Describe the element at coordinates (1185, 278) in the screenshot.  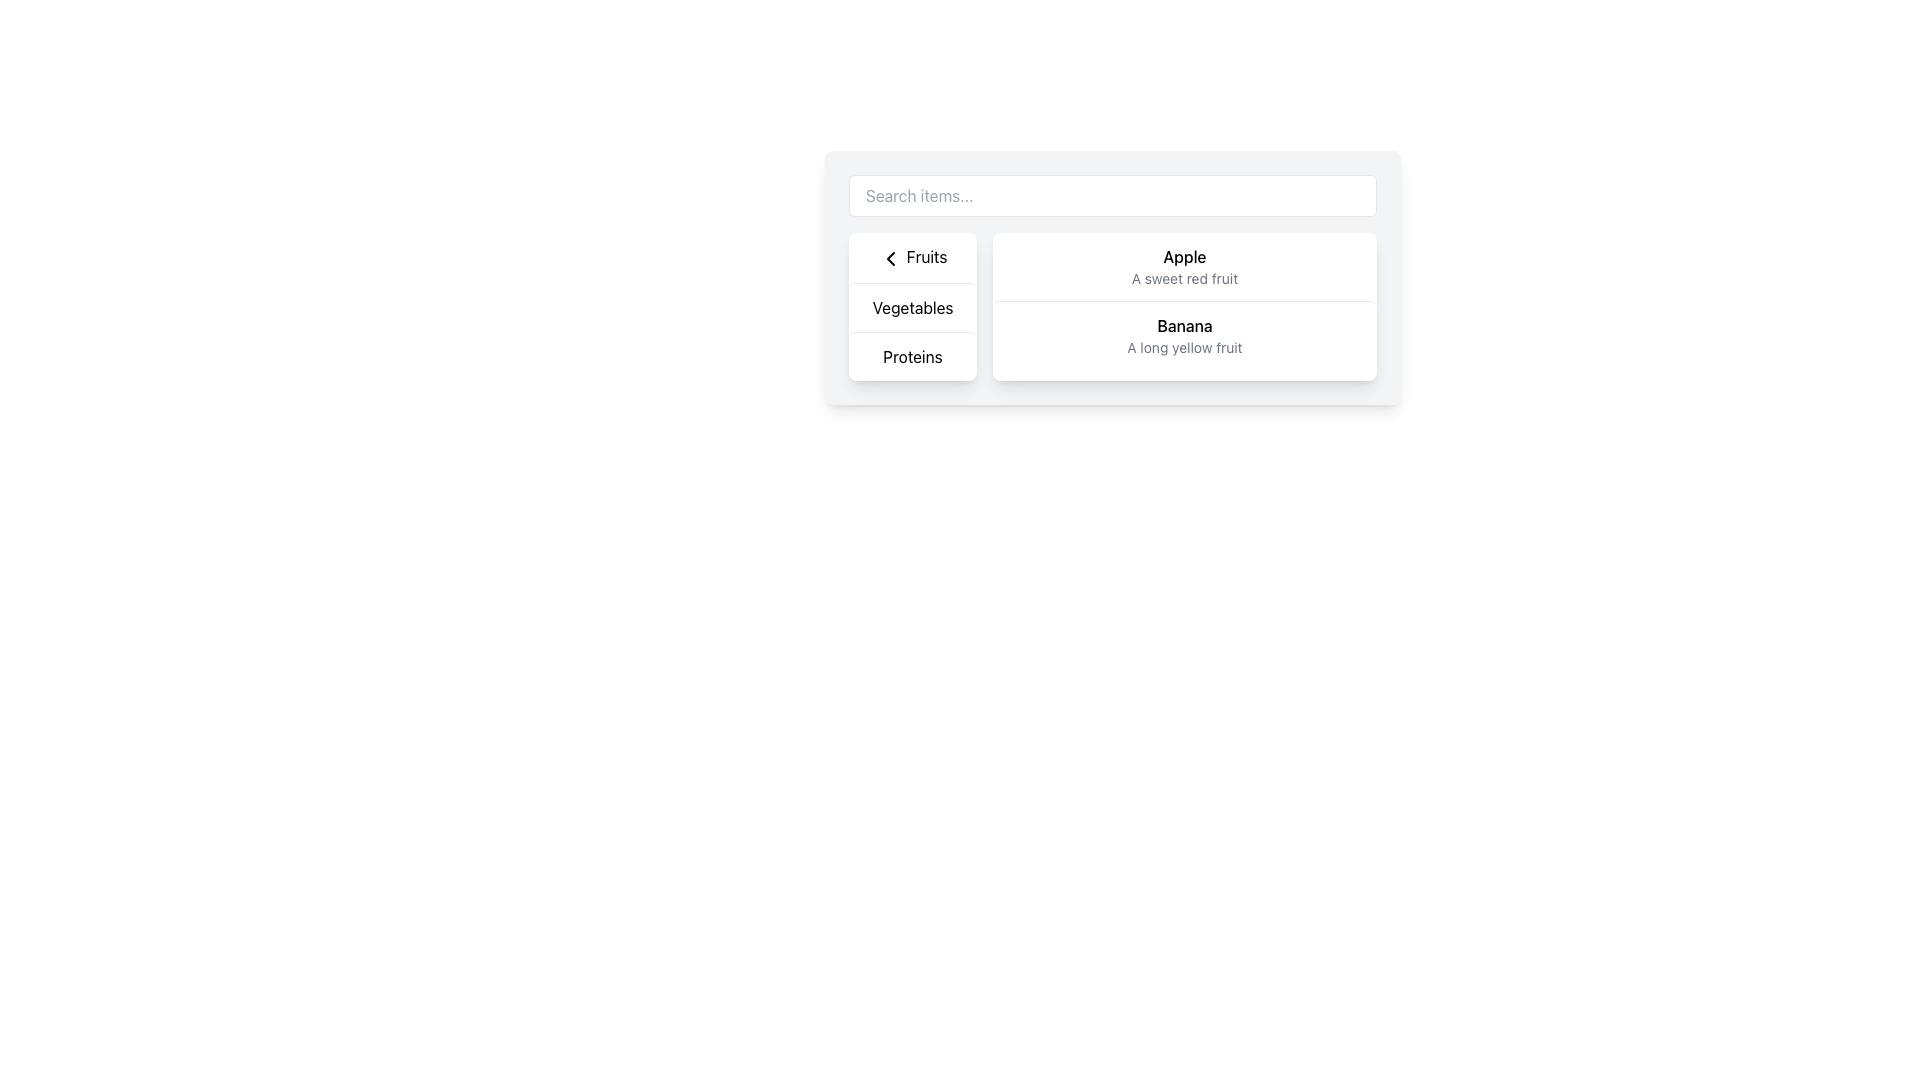
I see `the descriptive text element containing the phrase 'A sweet red fruit', which is styled in a smaller gray font and positioned directly beneath the bold 'Apple' text in the card-like layout` at that location.